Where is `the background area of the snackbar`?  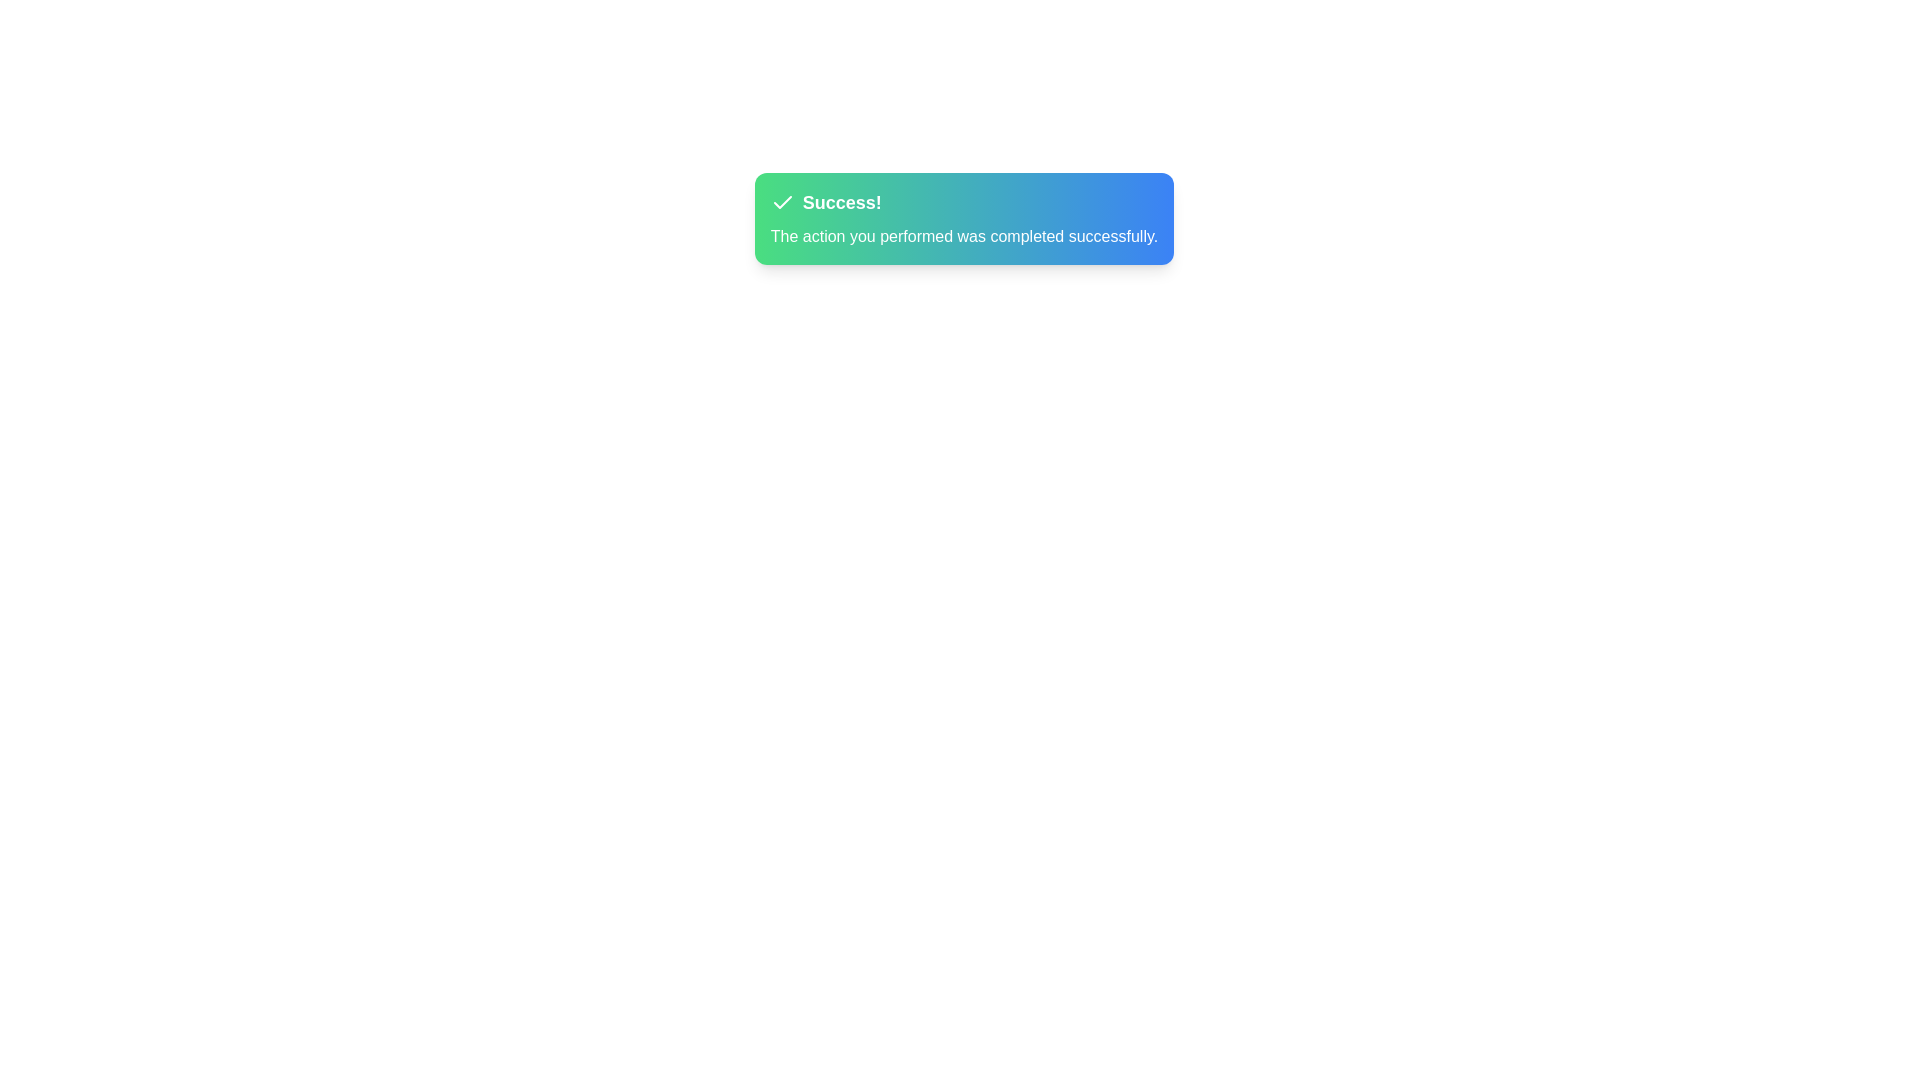
the background area of the snackbar is located at coordinates (964, 219).